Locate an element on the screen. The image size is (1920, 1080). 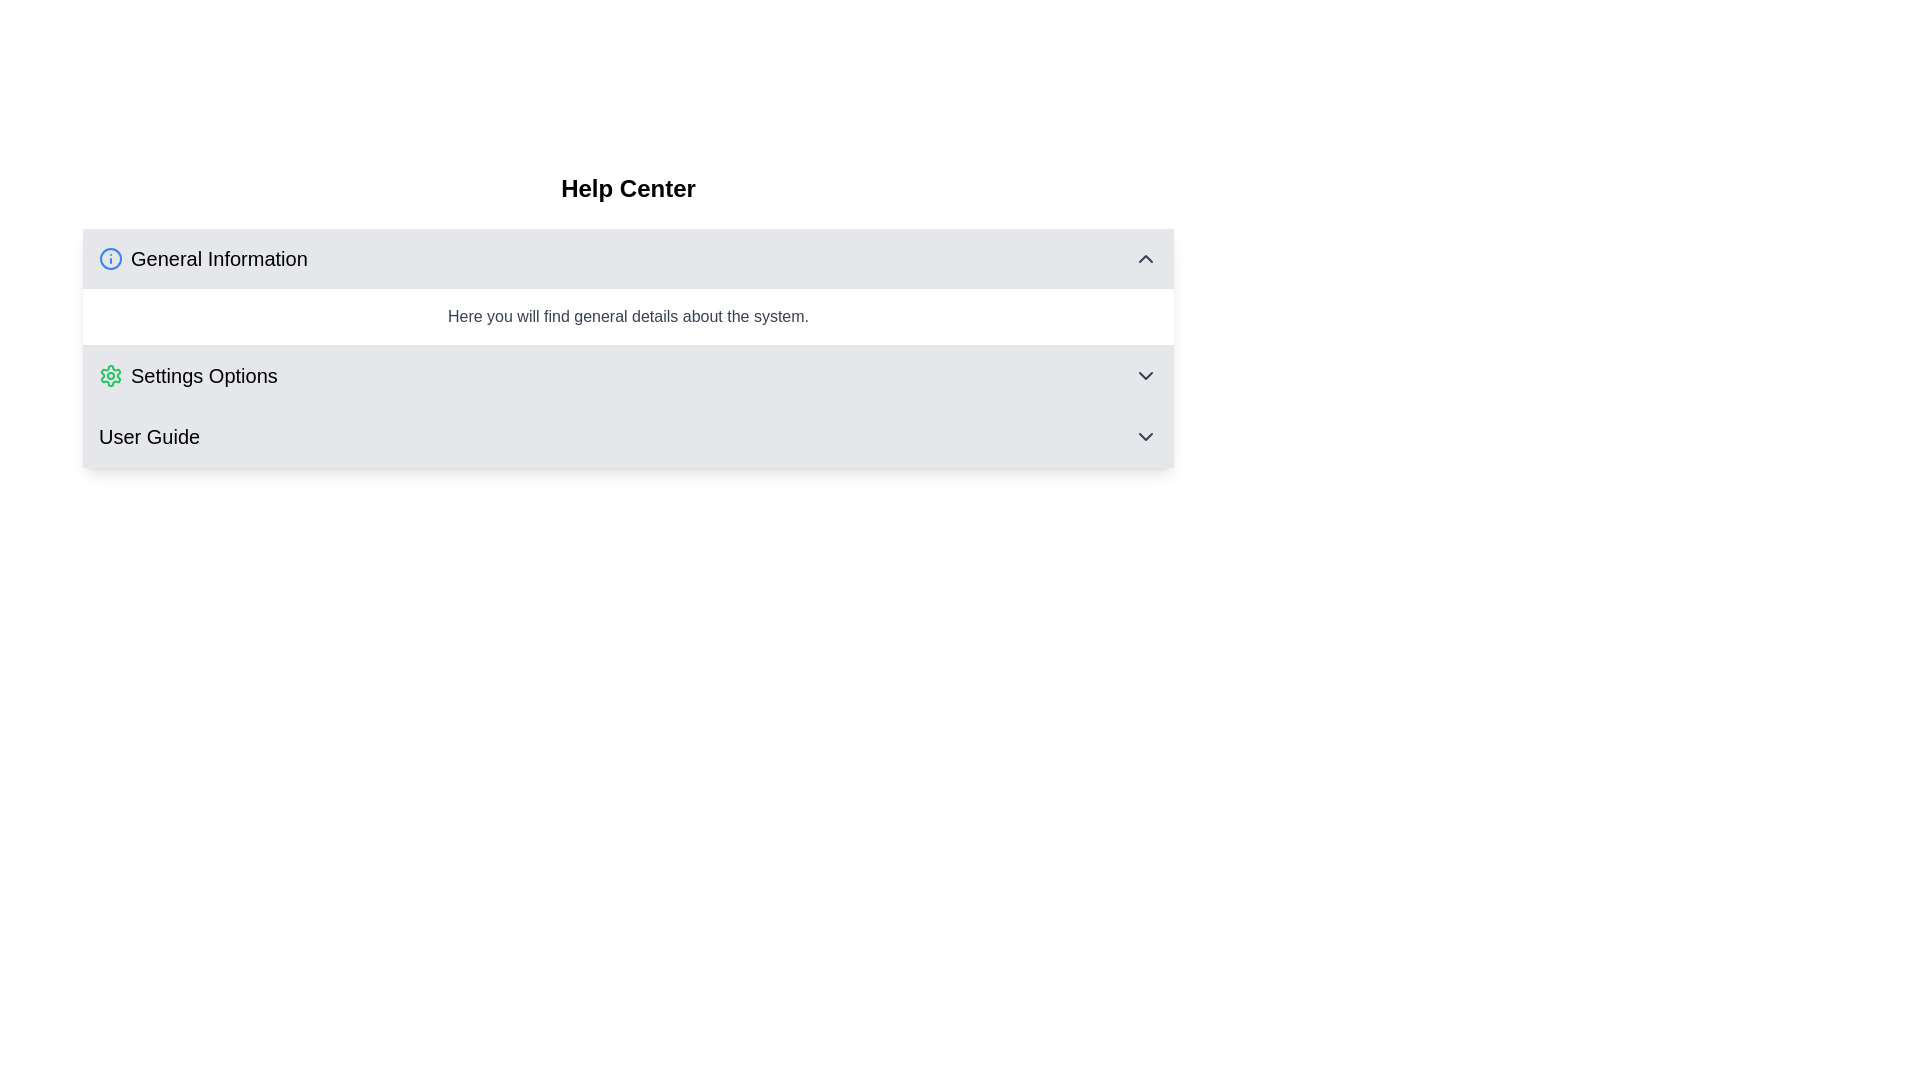
the settings icon is located at coordinates (109, 375).